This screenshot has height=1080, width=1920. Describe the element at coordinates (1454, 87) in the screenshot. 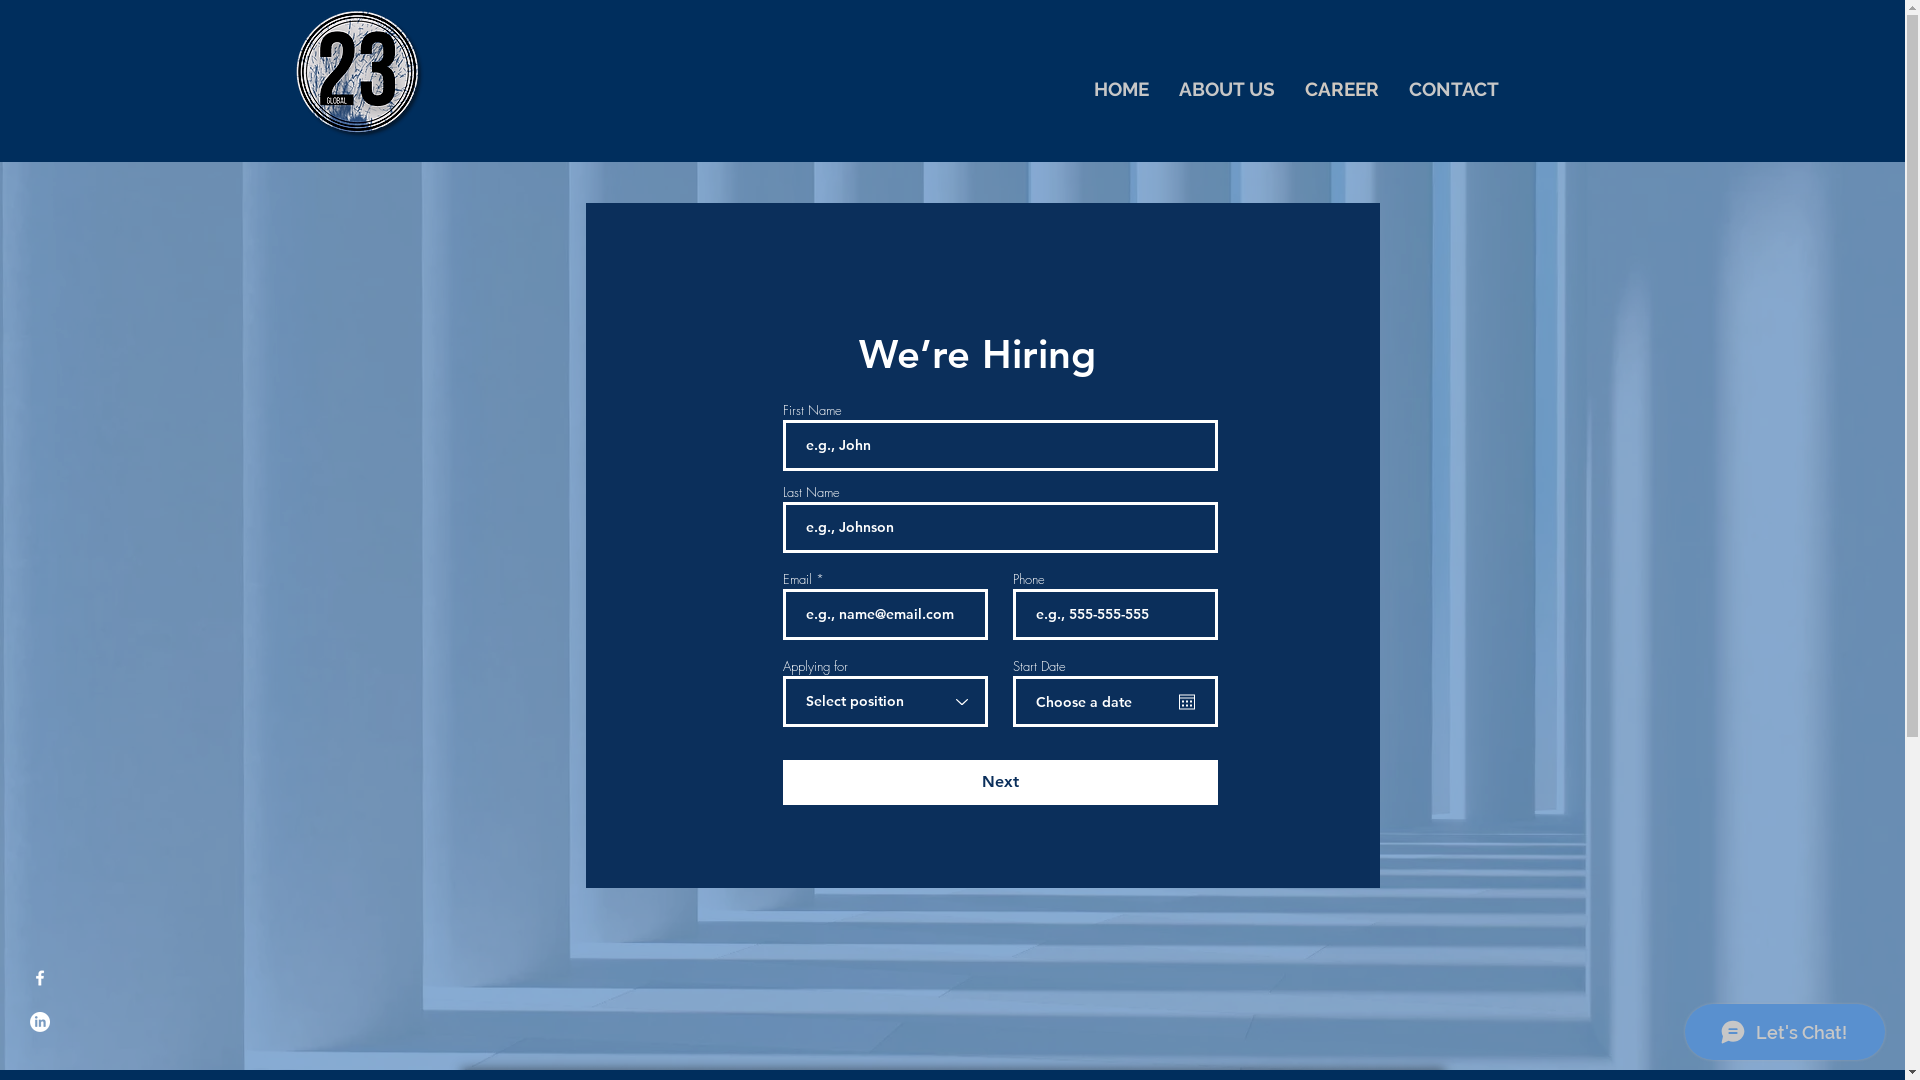

I see `'CONTACT'` at that location.